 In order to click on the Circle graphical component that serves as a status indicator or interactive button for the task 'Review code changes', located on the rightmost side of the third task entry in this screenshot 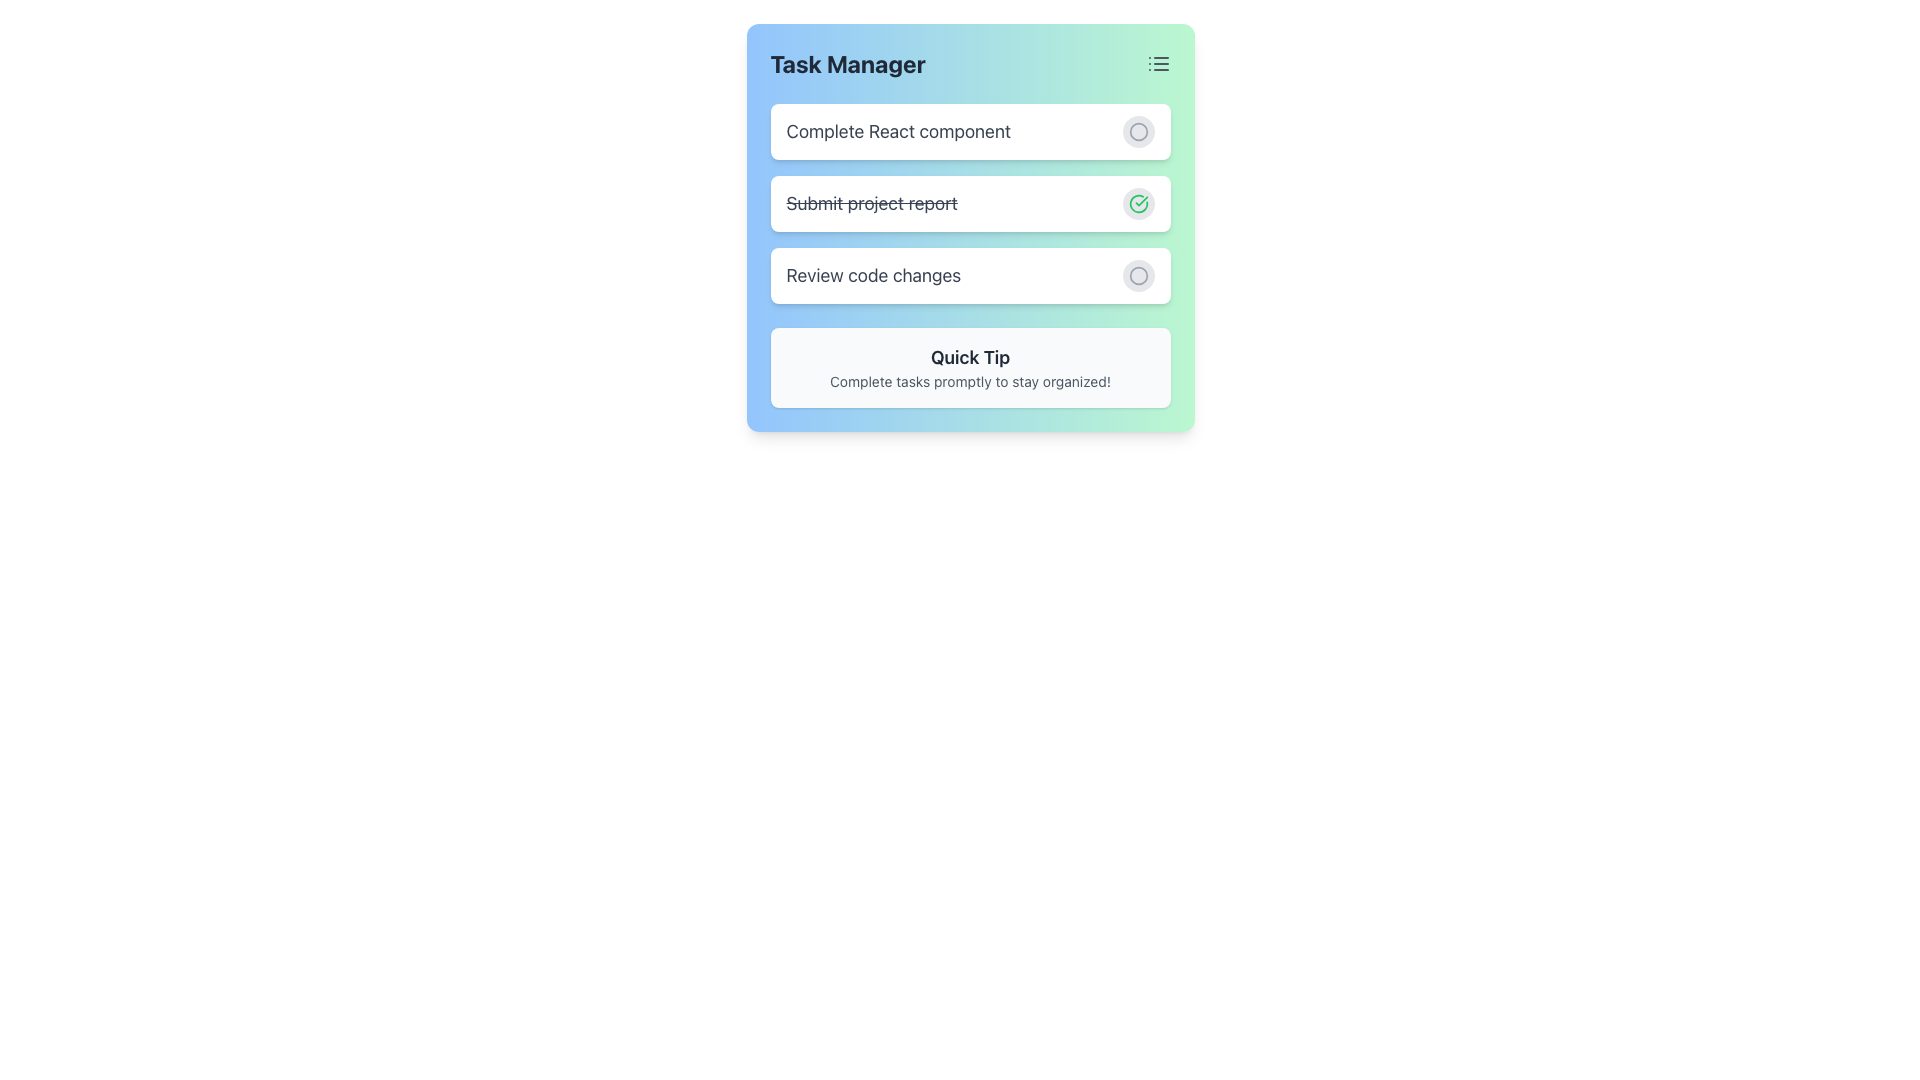, I will do `click(1138, 276)`.